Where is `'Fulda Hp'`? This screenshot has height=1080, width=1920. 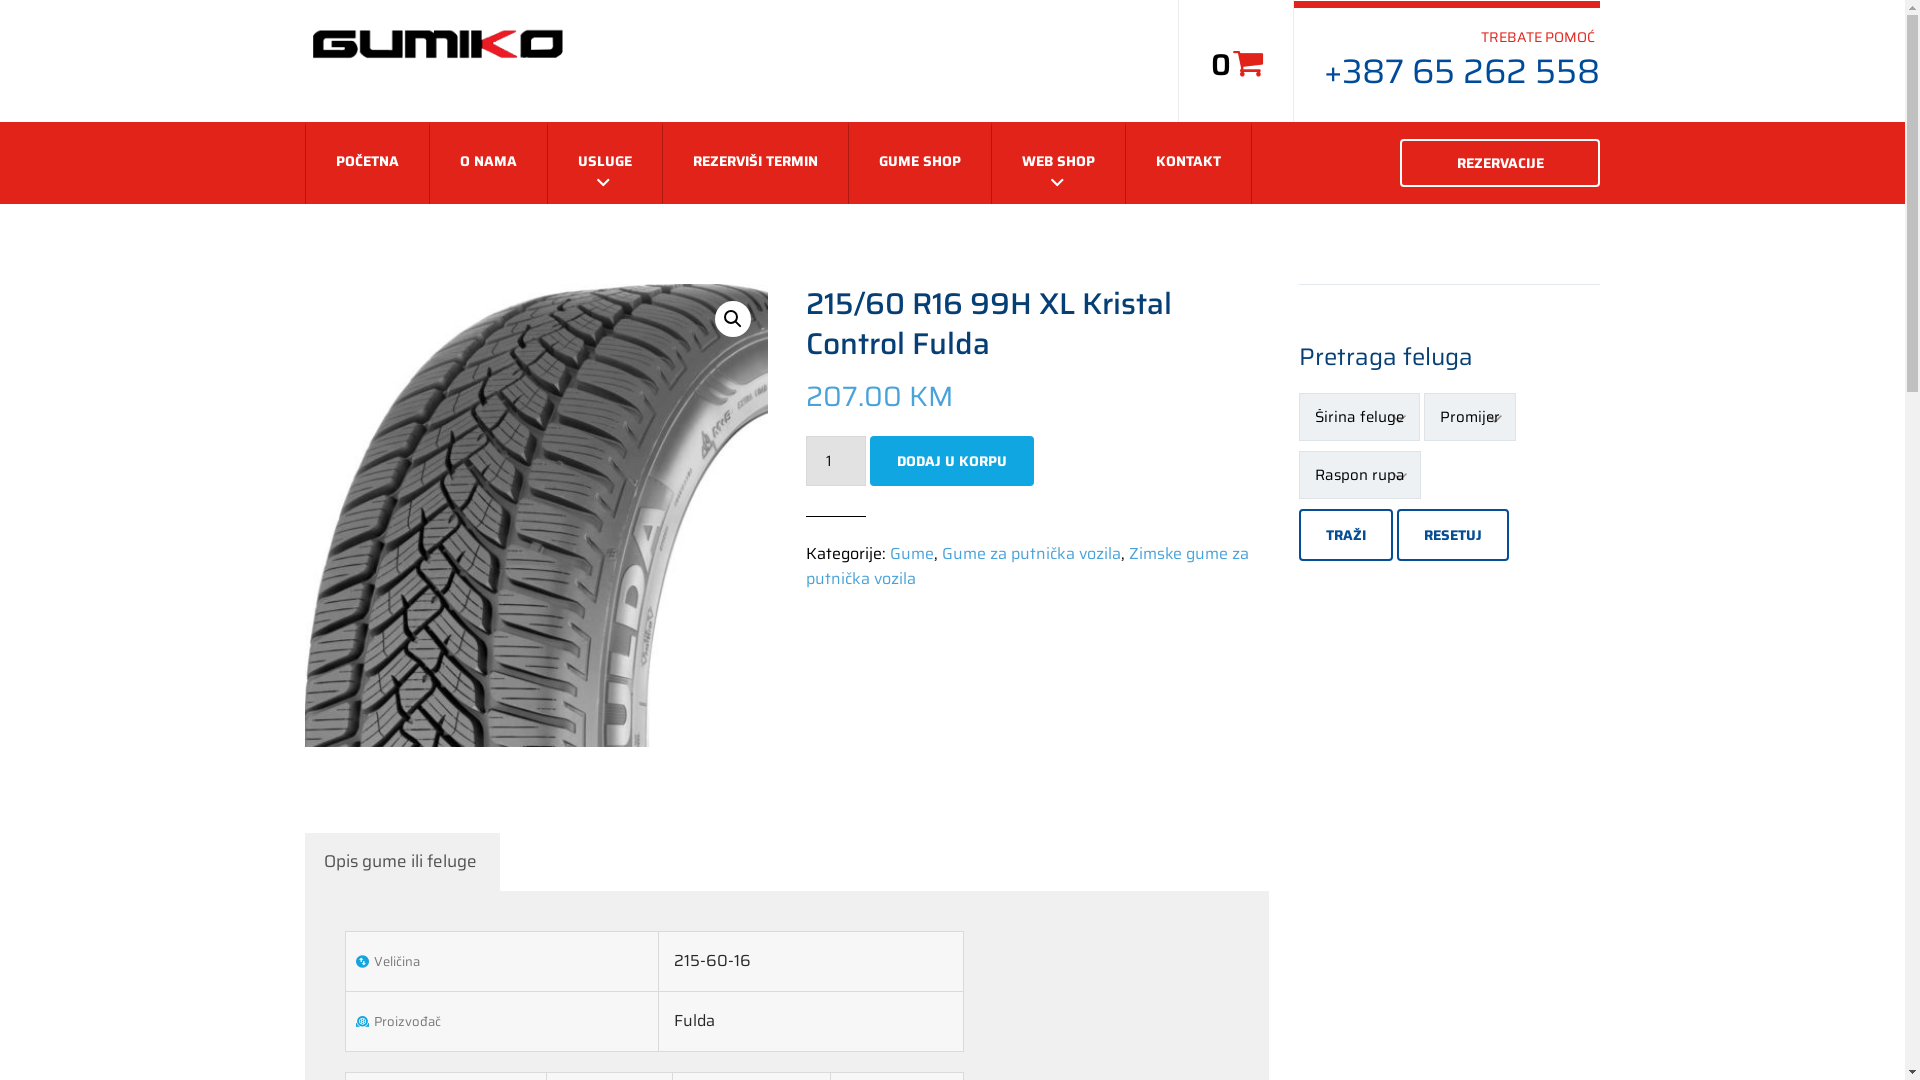 'Fulda Hp' is located at coordinates (536, 514).